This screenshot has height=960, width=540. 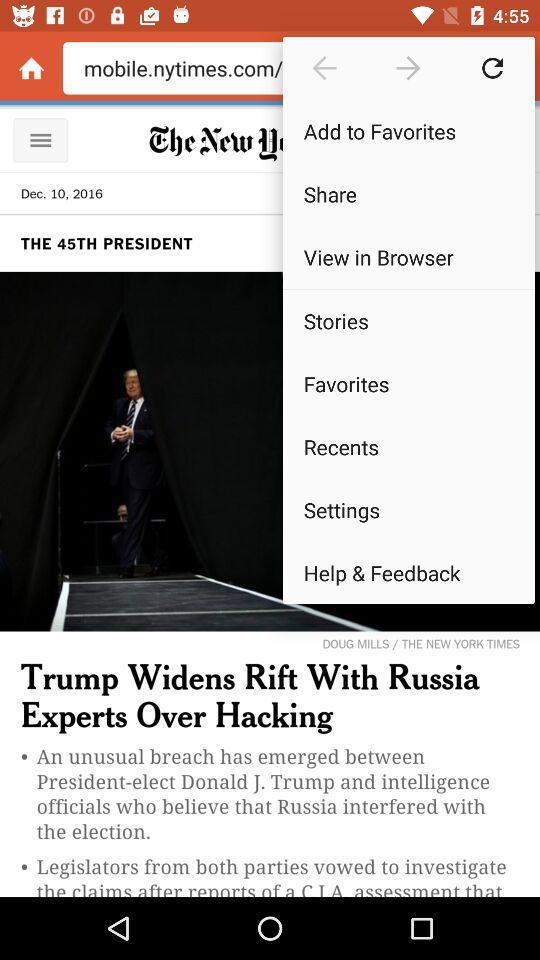 I want to click on the view in browser item, so click(x=407, y=256).